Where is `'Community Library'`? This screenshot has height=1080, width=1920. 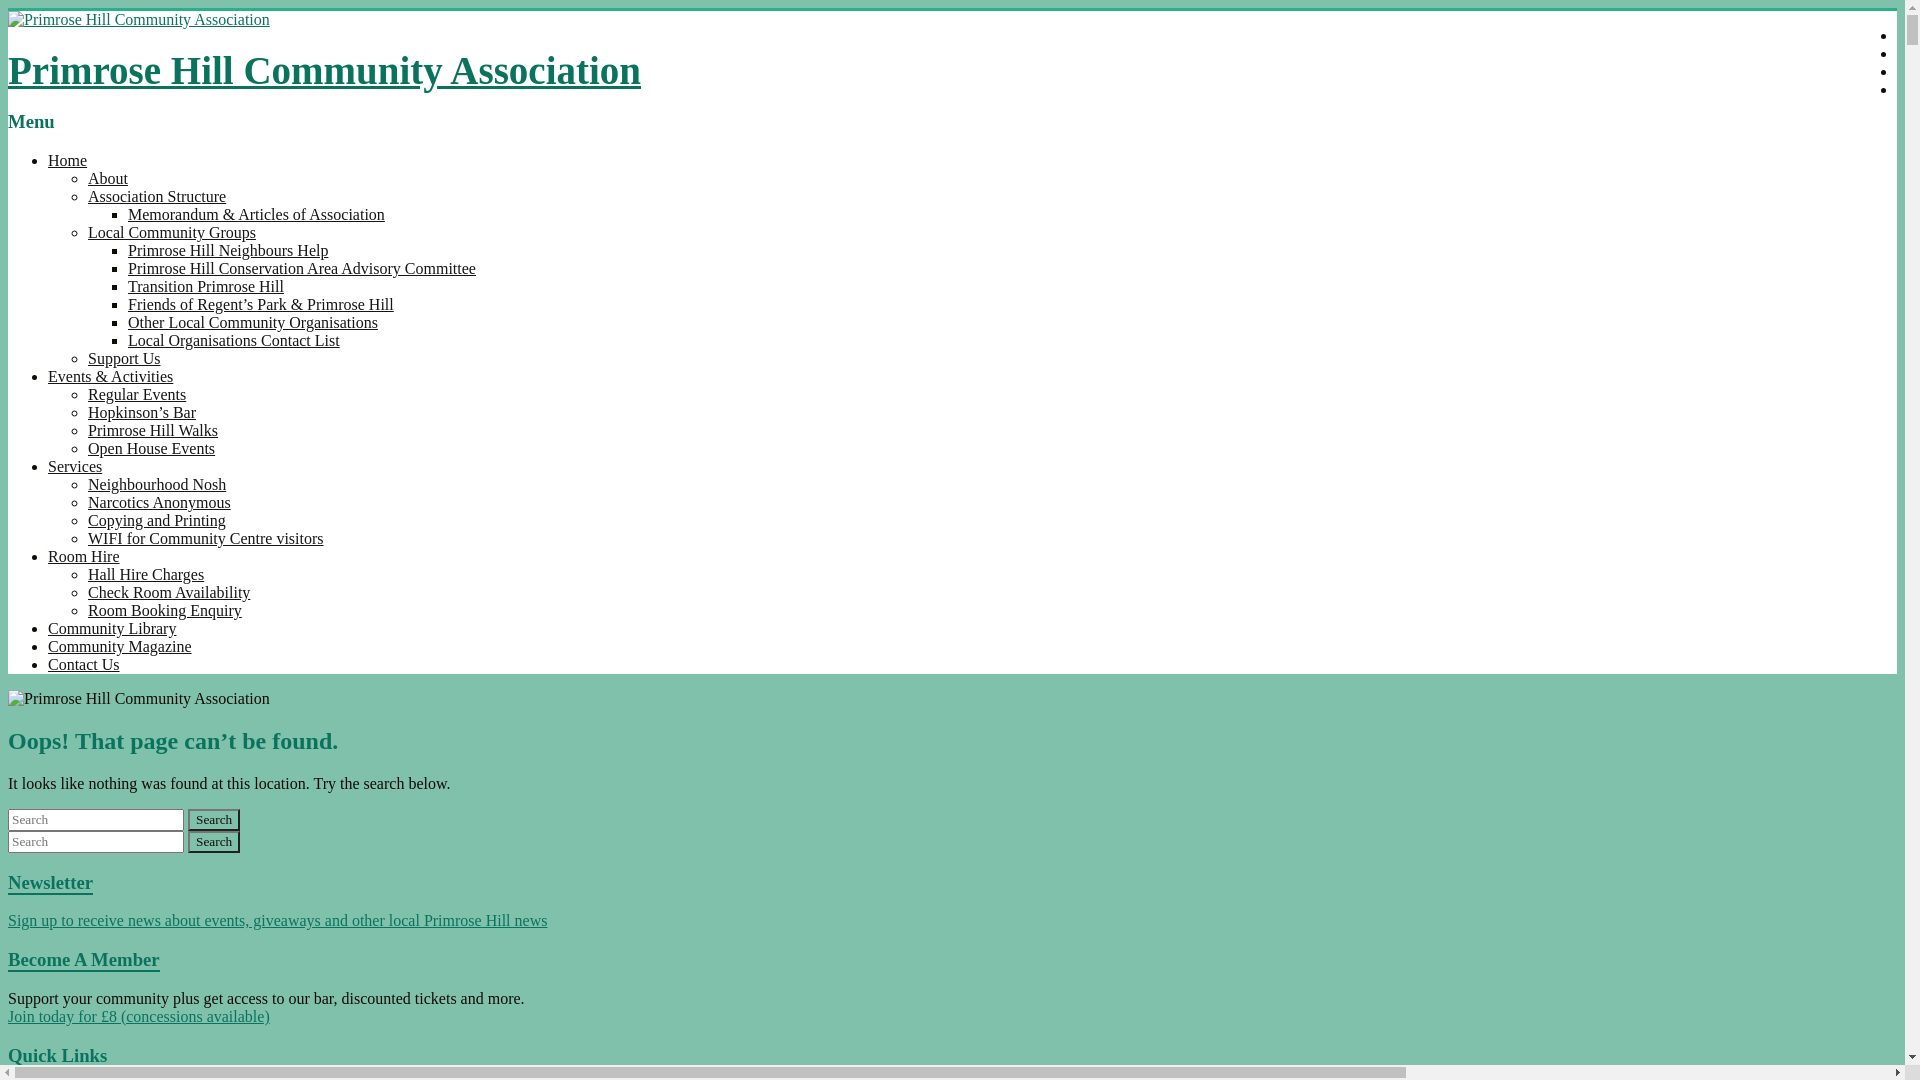 'Community Library' is located at coordinates (110, 627).